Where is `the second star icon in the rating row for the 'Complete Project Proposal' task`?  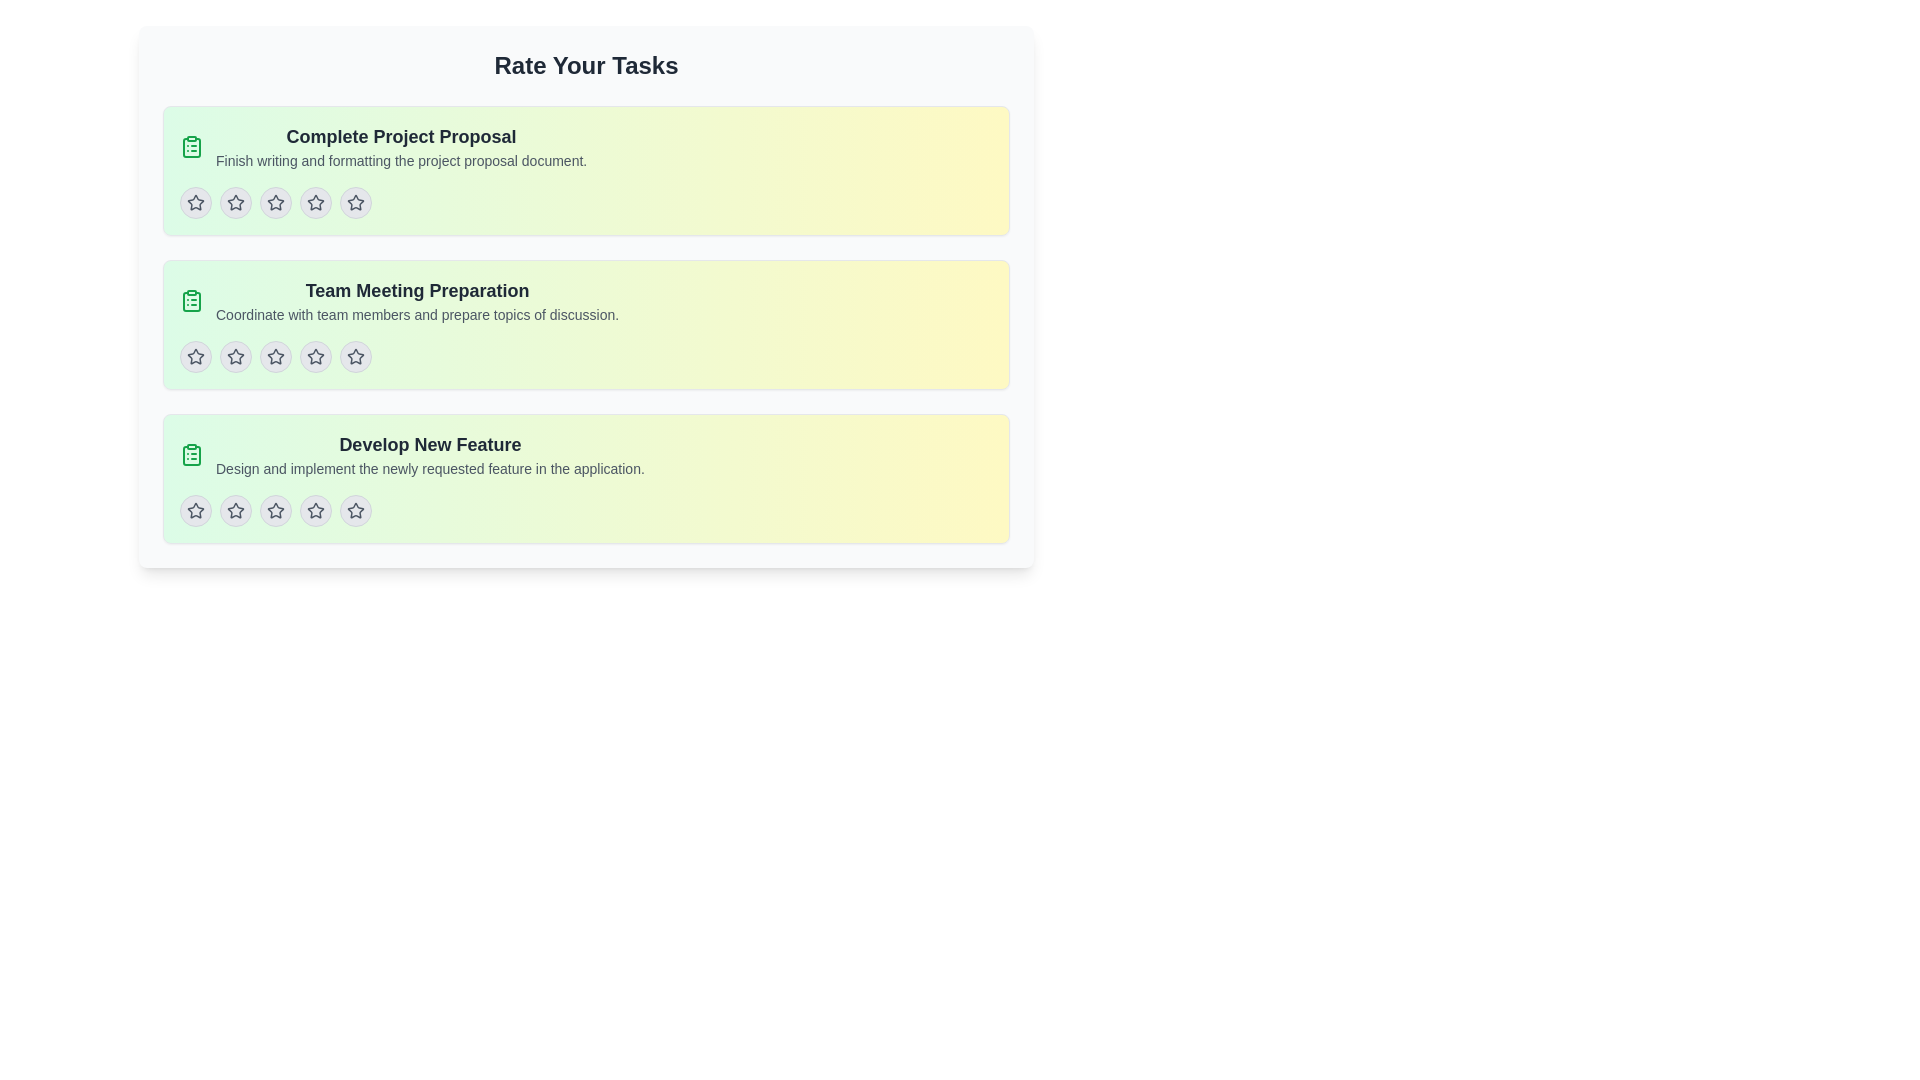 the second star icon in the rating row for the 'Complete Project Proposal' task is located at coordinates (235, 203).